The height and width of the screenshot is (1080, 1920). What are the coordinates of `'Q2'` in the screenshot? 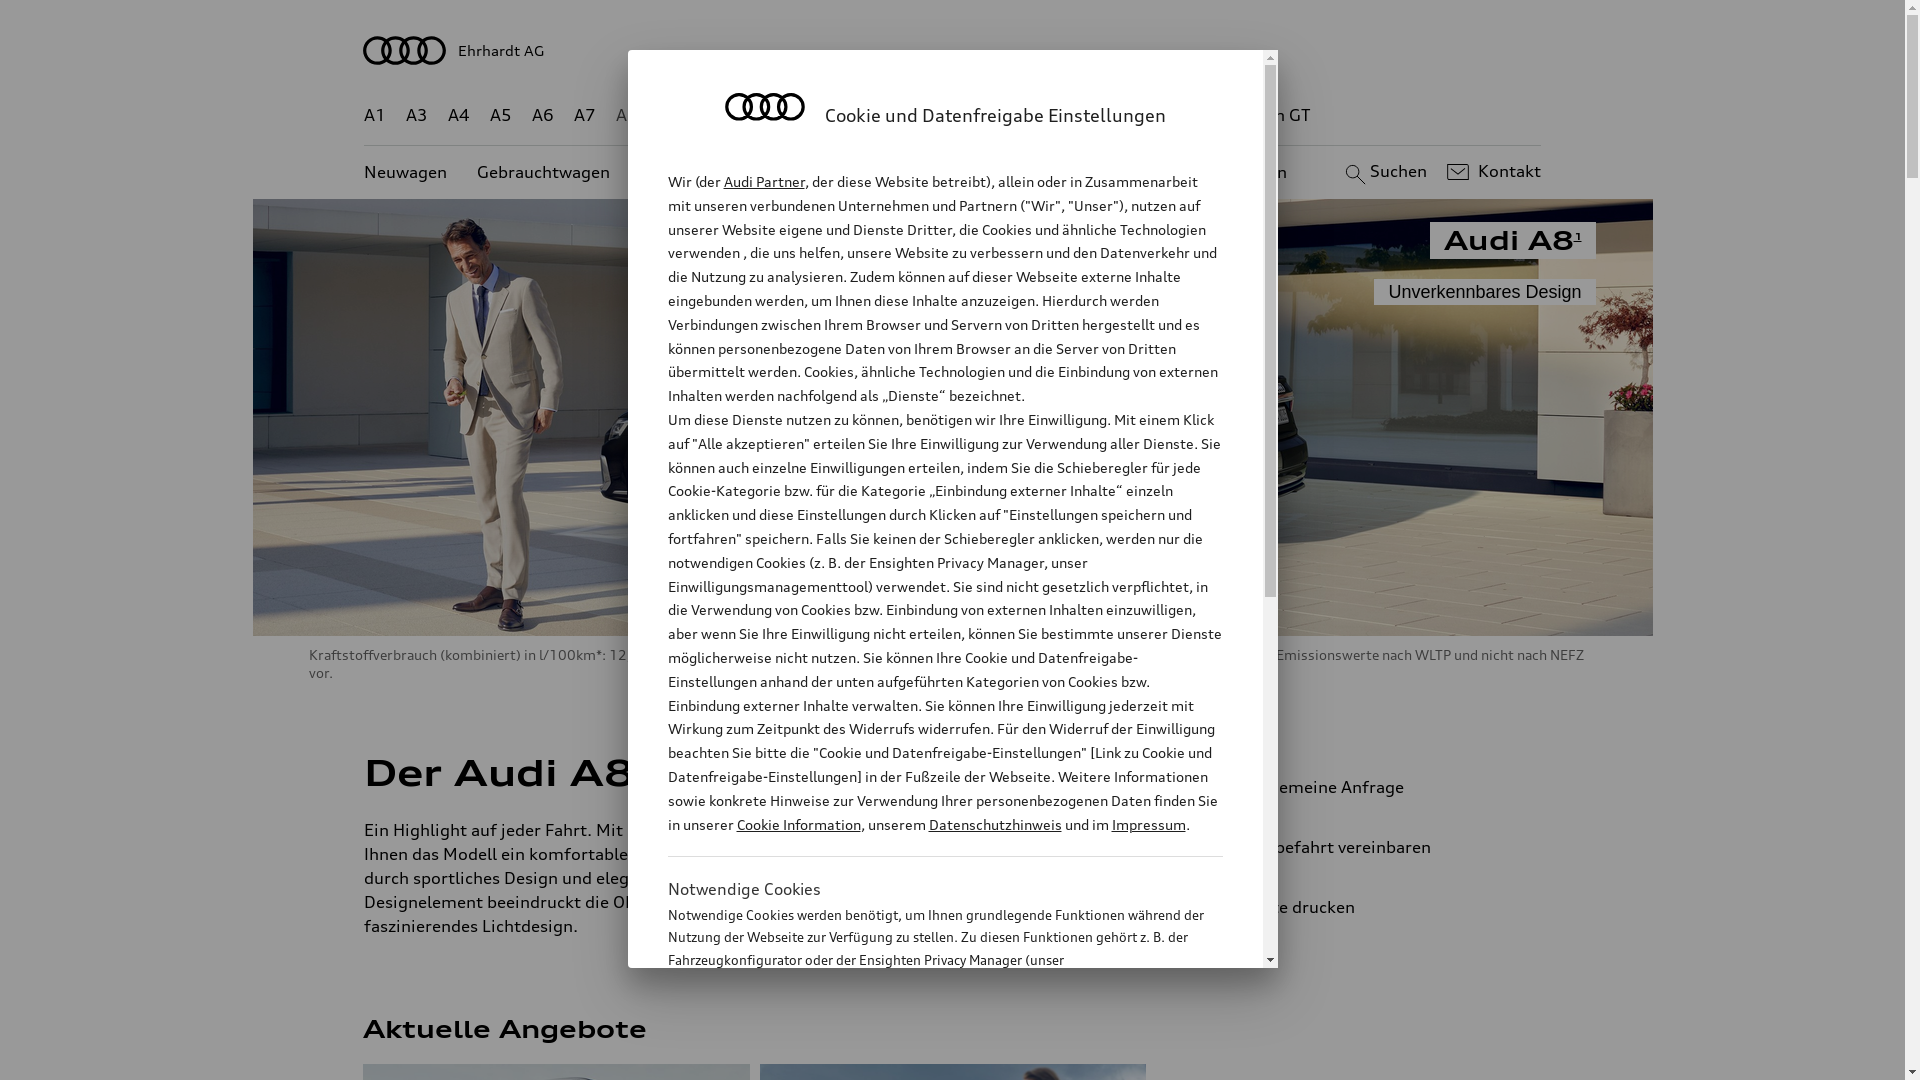 It's located at (669, 115).